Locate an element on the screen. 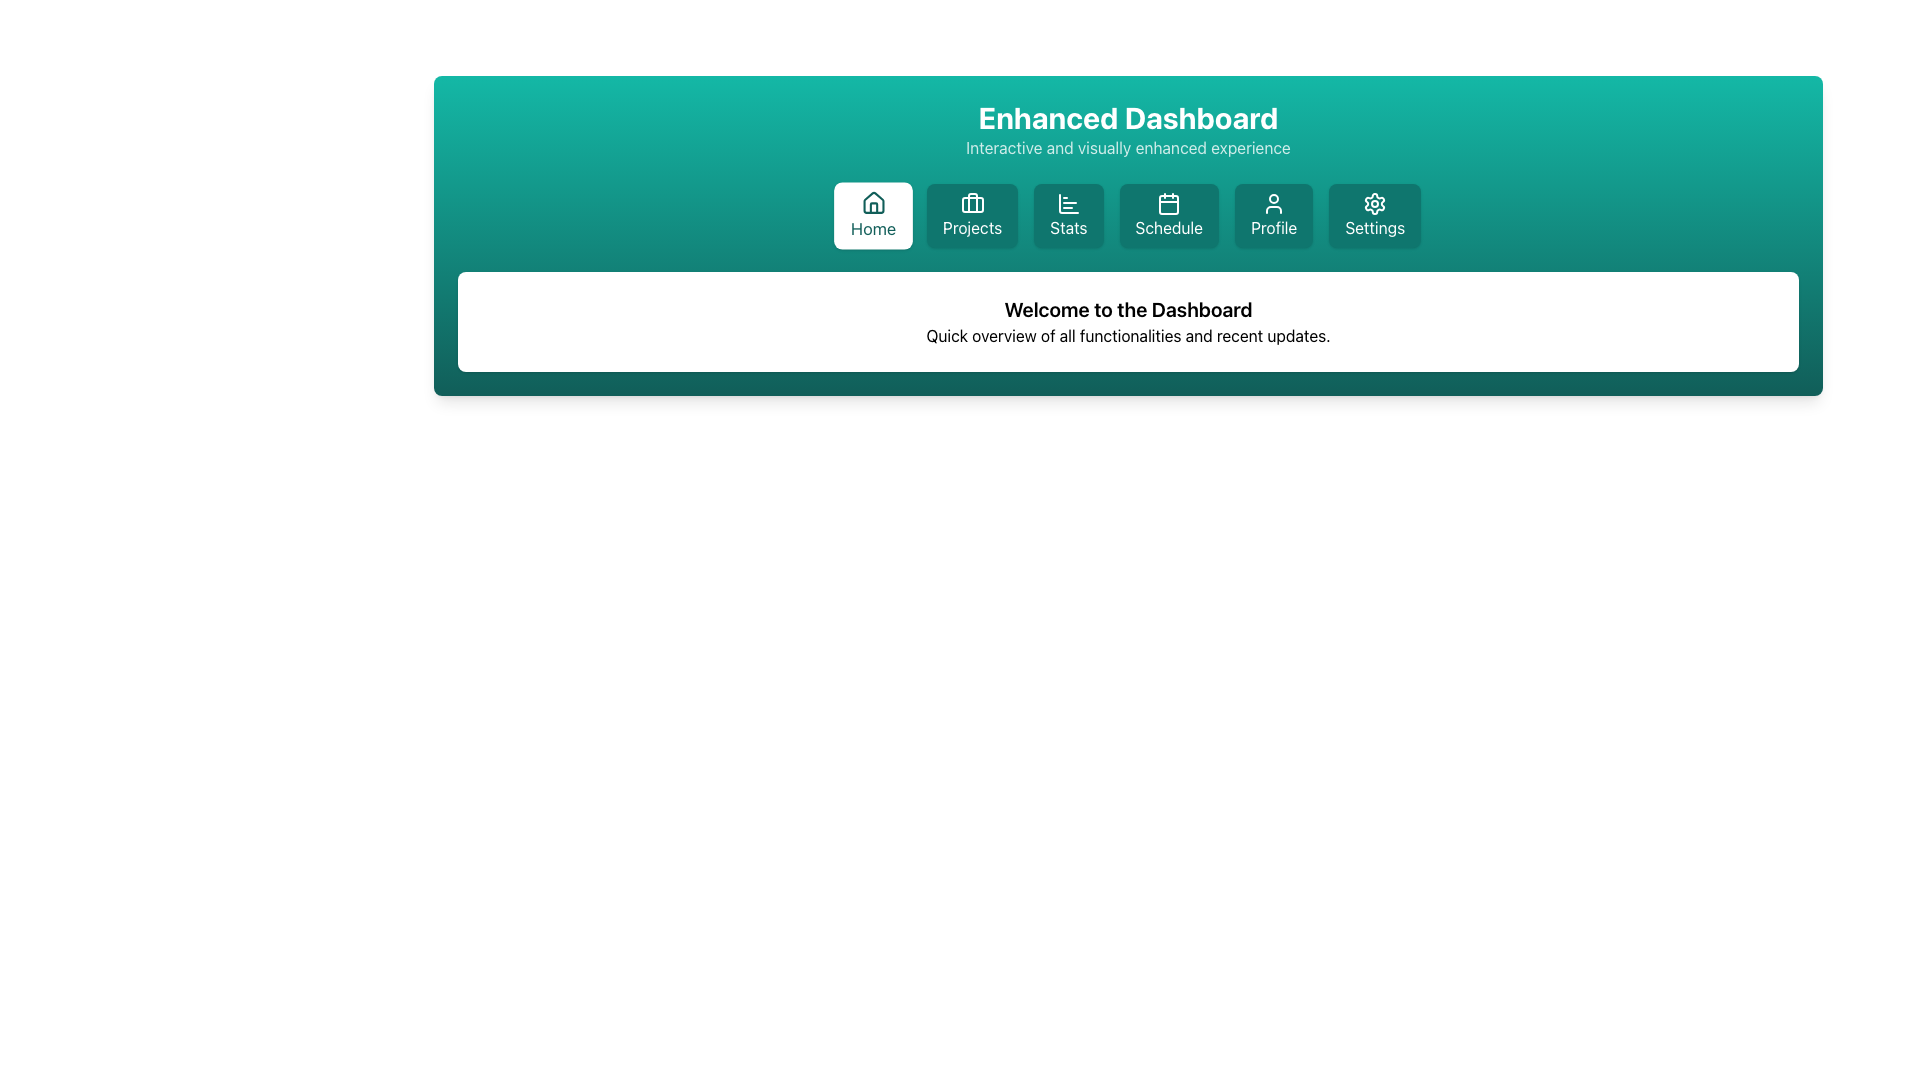 This screenshot has width=1920, height=1080. the bar chart icon located in the navigation panel beneath the 'Enhanced Dashboard' header is located at coordinates (1067, 204).